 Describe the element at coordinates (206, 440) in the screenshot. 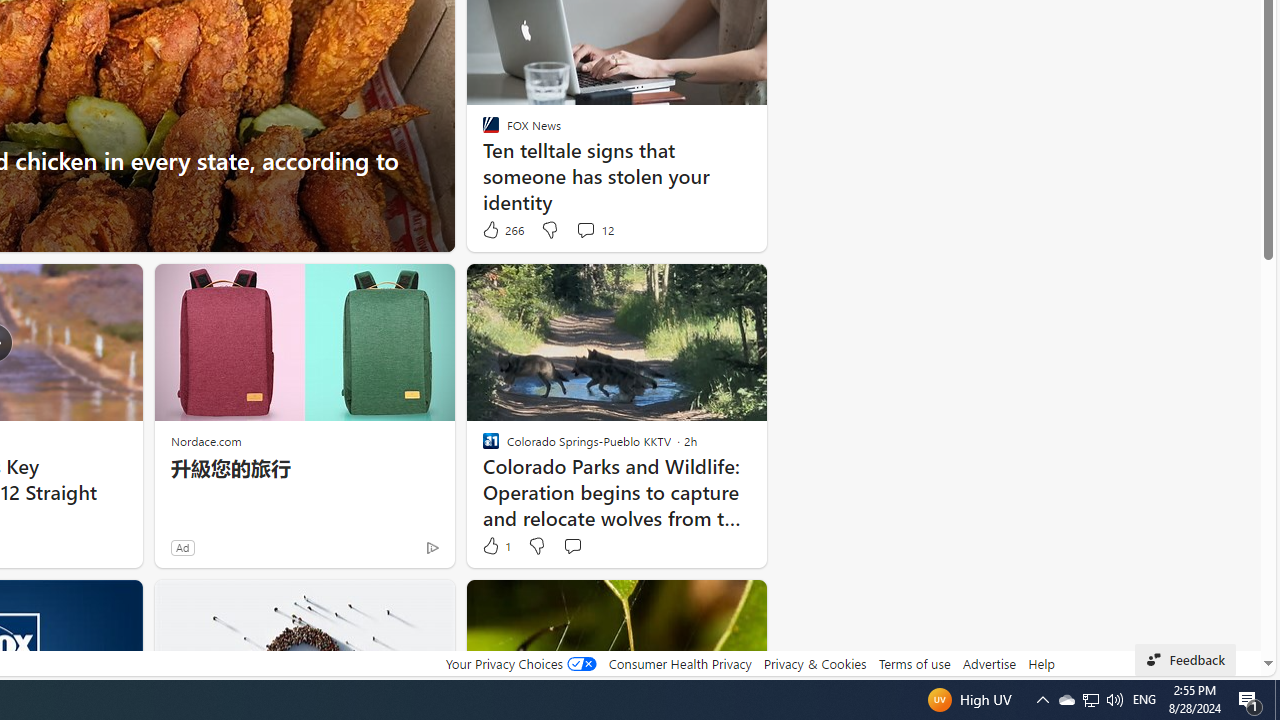

I see `'Nordace.com'` at that location.